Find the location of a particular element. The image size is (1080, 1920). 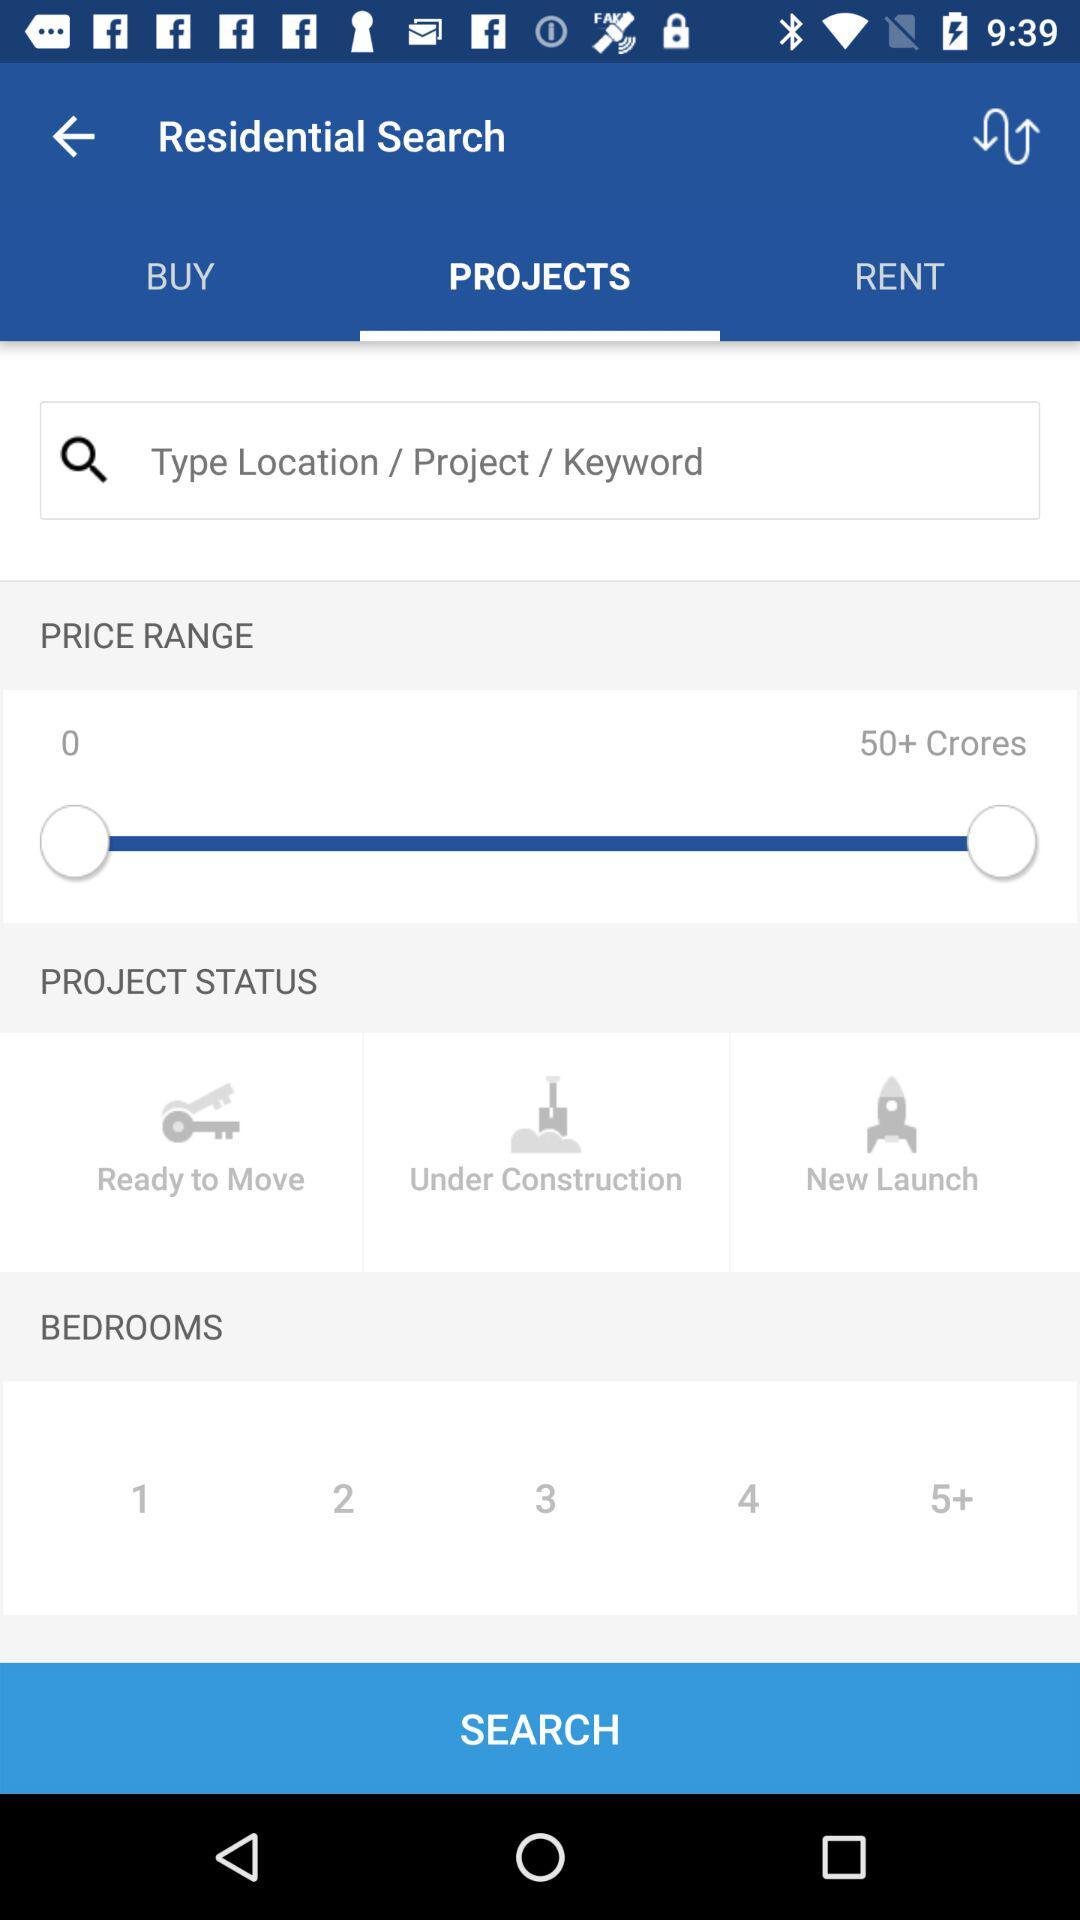

the button left to ready to move is located at coordinates (546, 1152).